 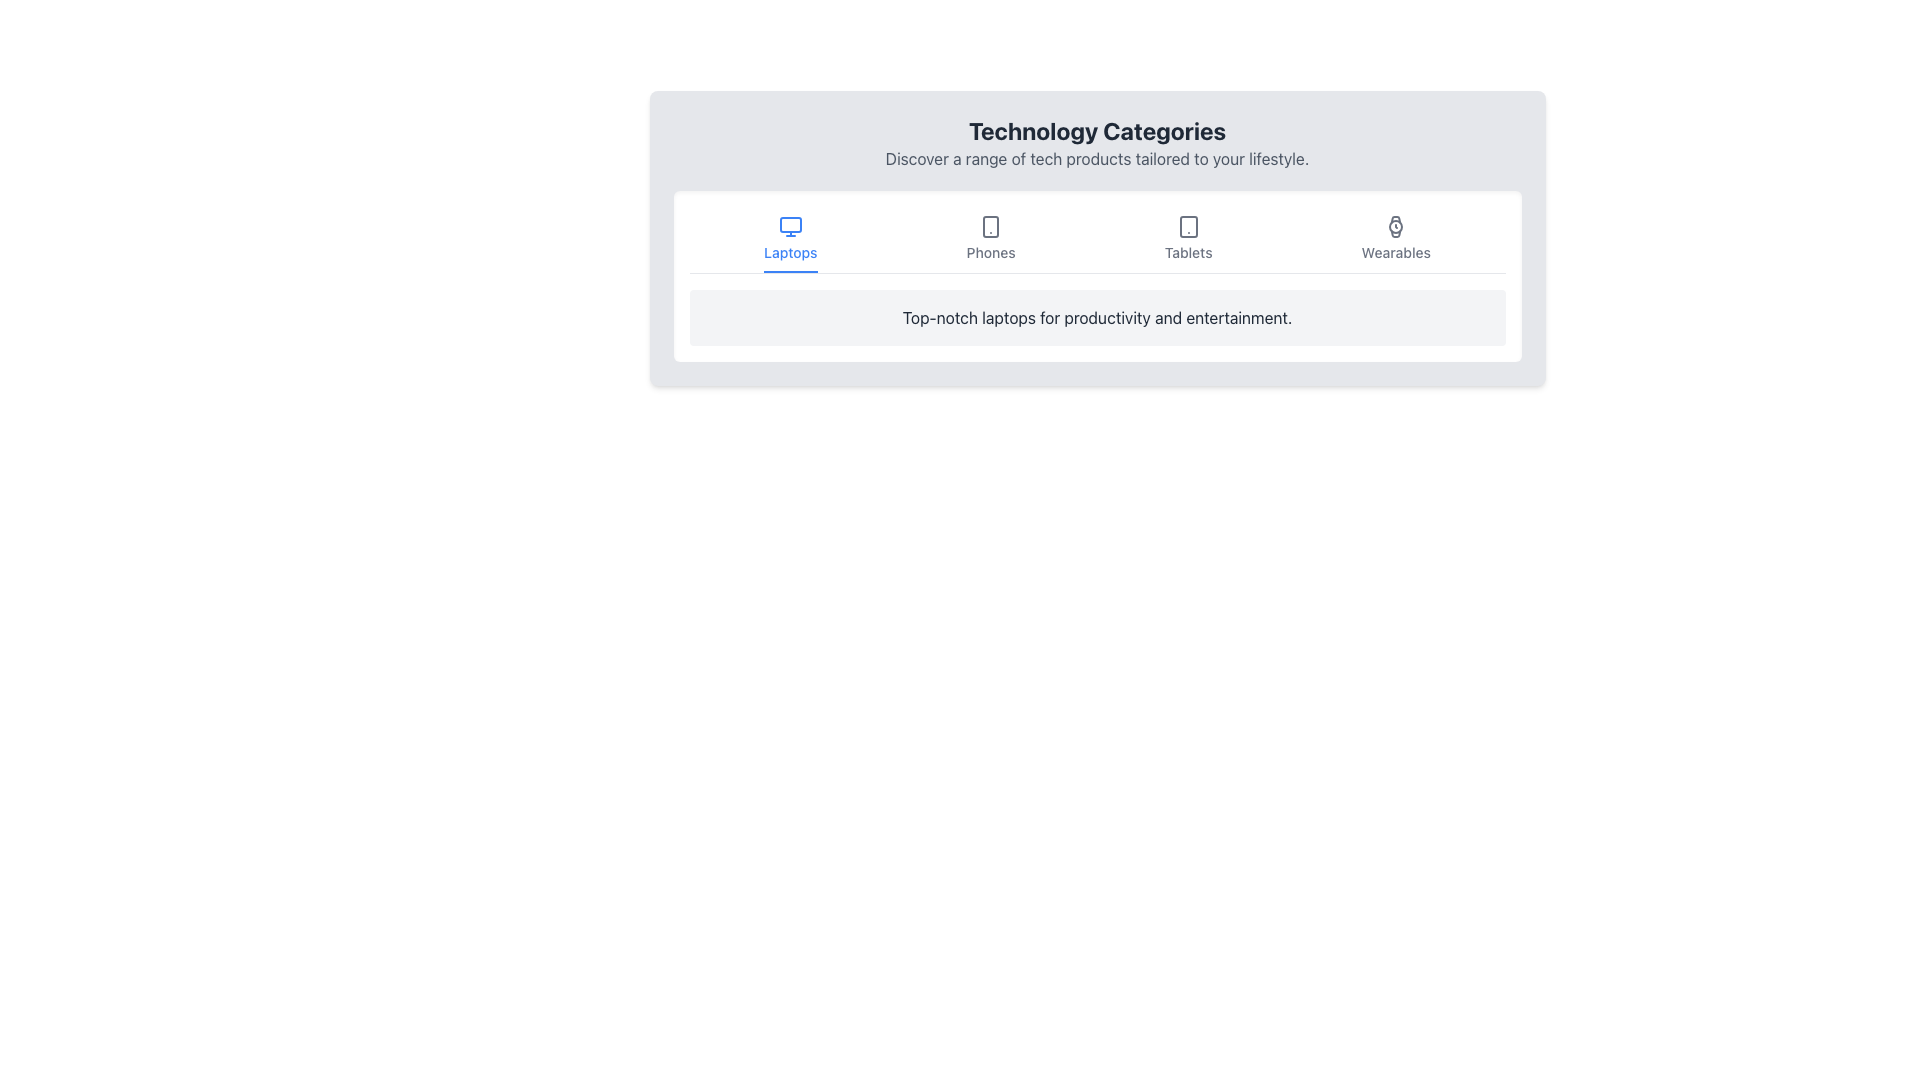 I want to click on the static text label that identifies the 'Tablets' category, which is located under the tablet icon in the third position of the category row, so click(x=1188, y=252).